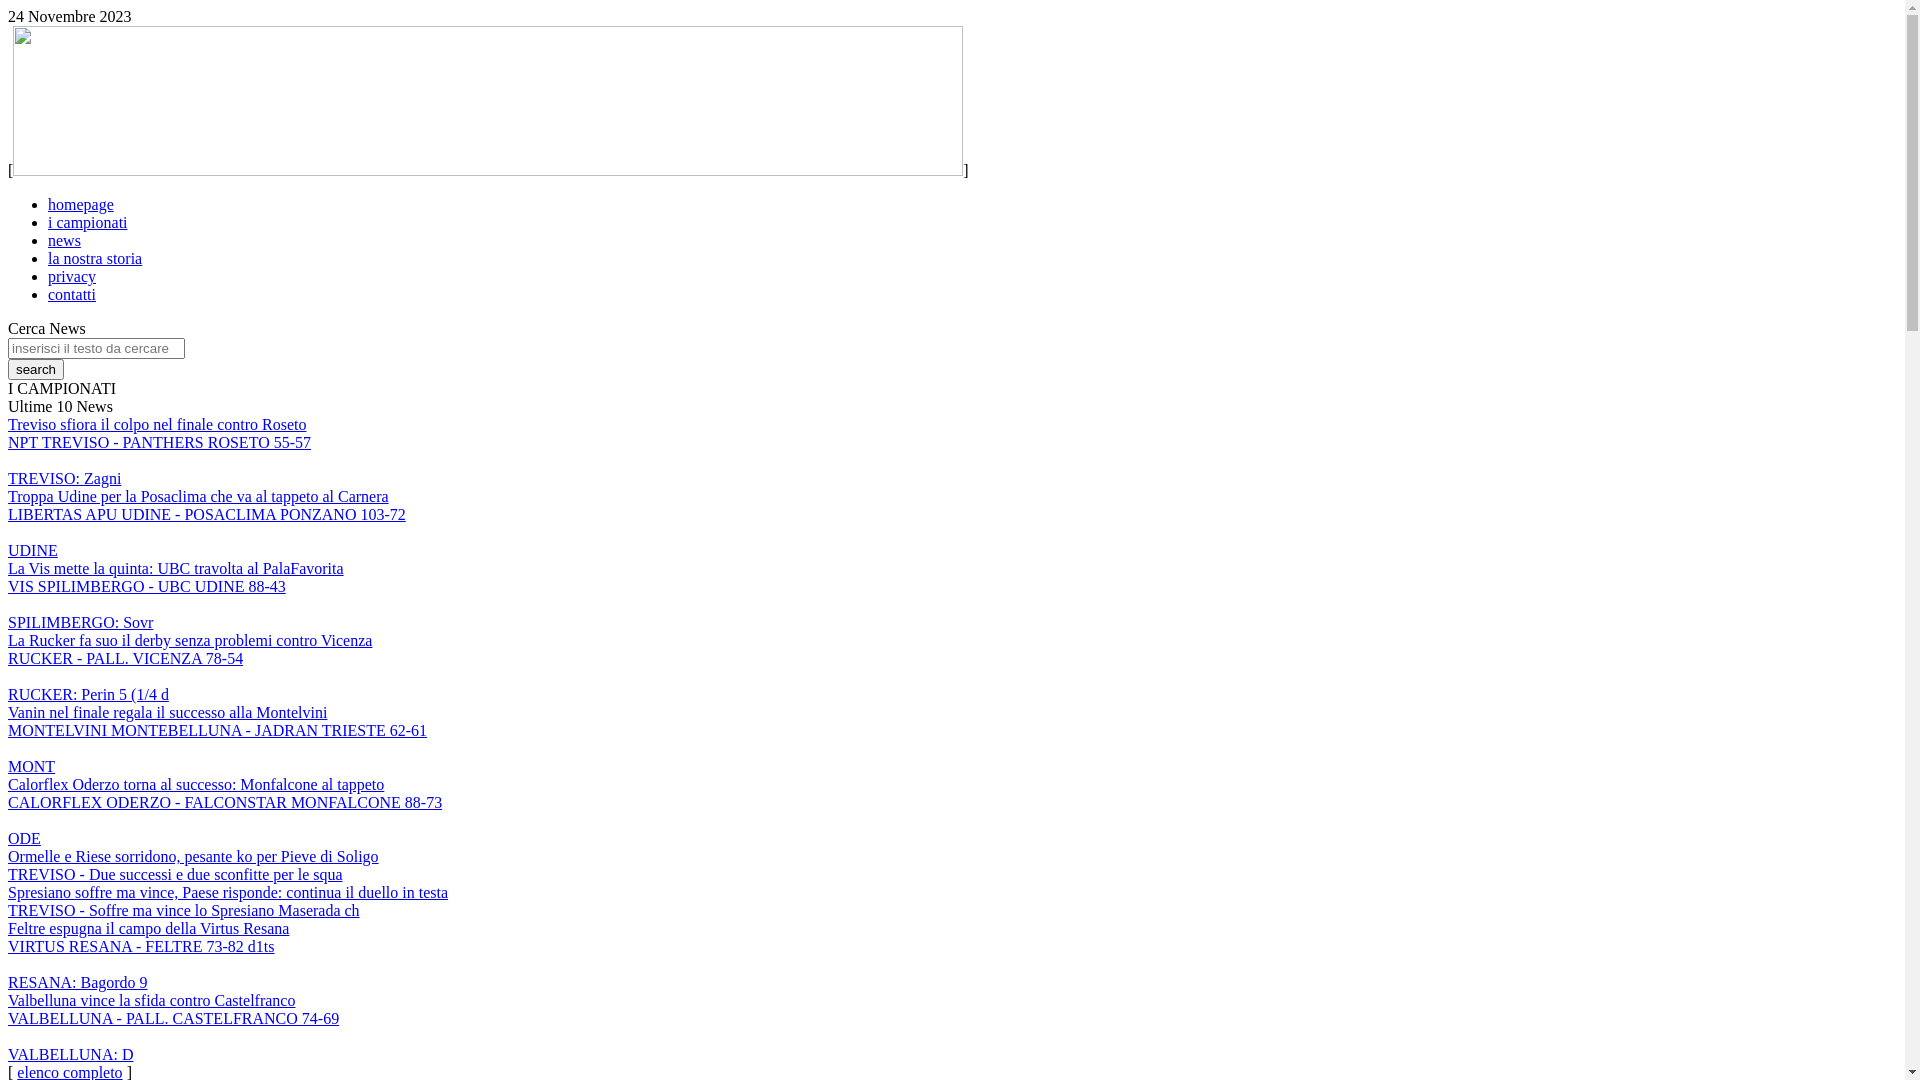  I want to click on 'la nostra storia', so click(94, 257).